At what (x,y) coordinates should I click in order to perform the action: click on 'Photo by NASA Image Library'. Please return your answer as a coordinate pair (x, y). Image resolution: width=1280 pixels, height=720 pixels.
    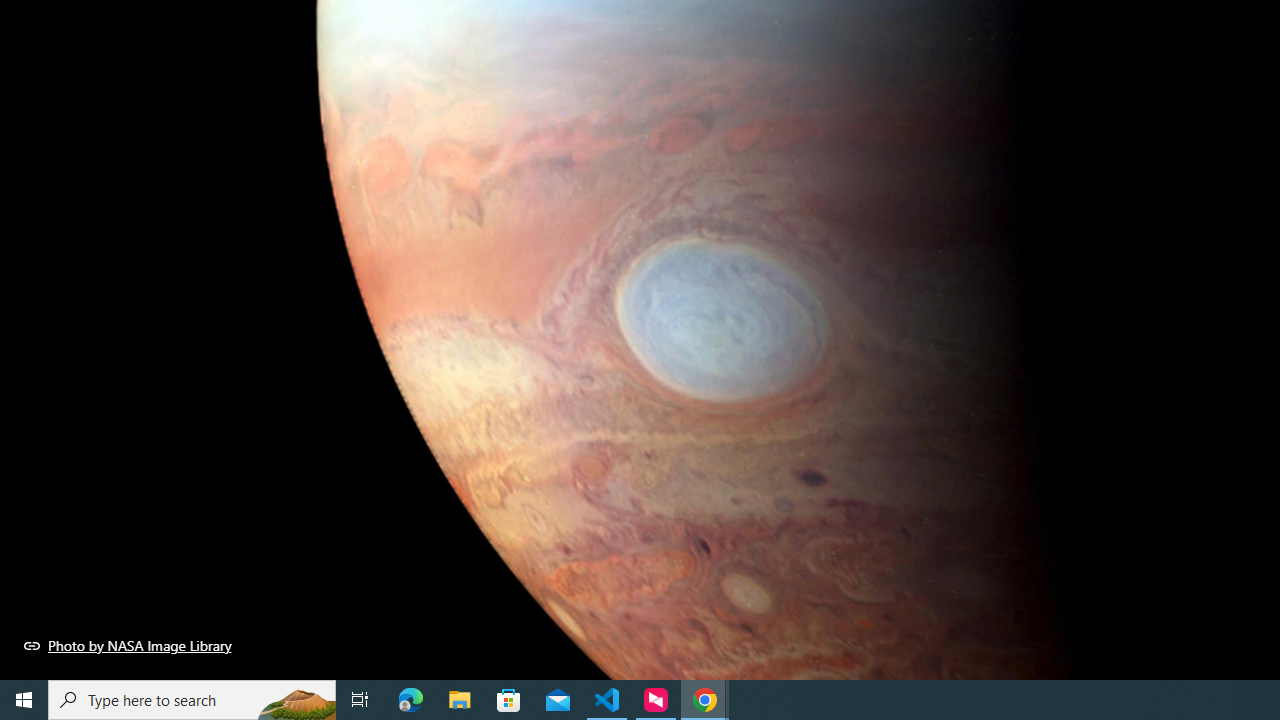
    Looking at the image, I should click on (127, 645).